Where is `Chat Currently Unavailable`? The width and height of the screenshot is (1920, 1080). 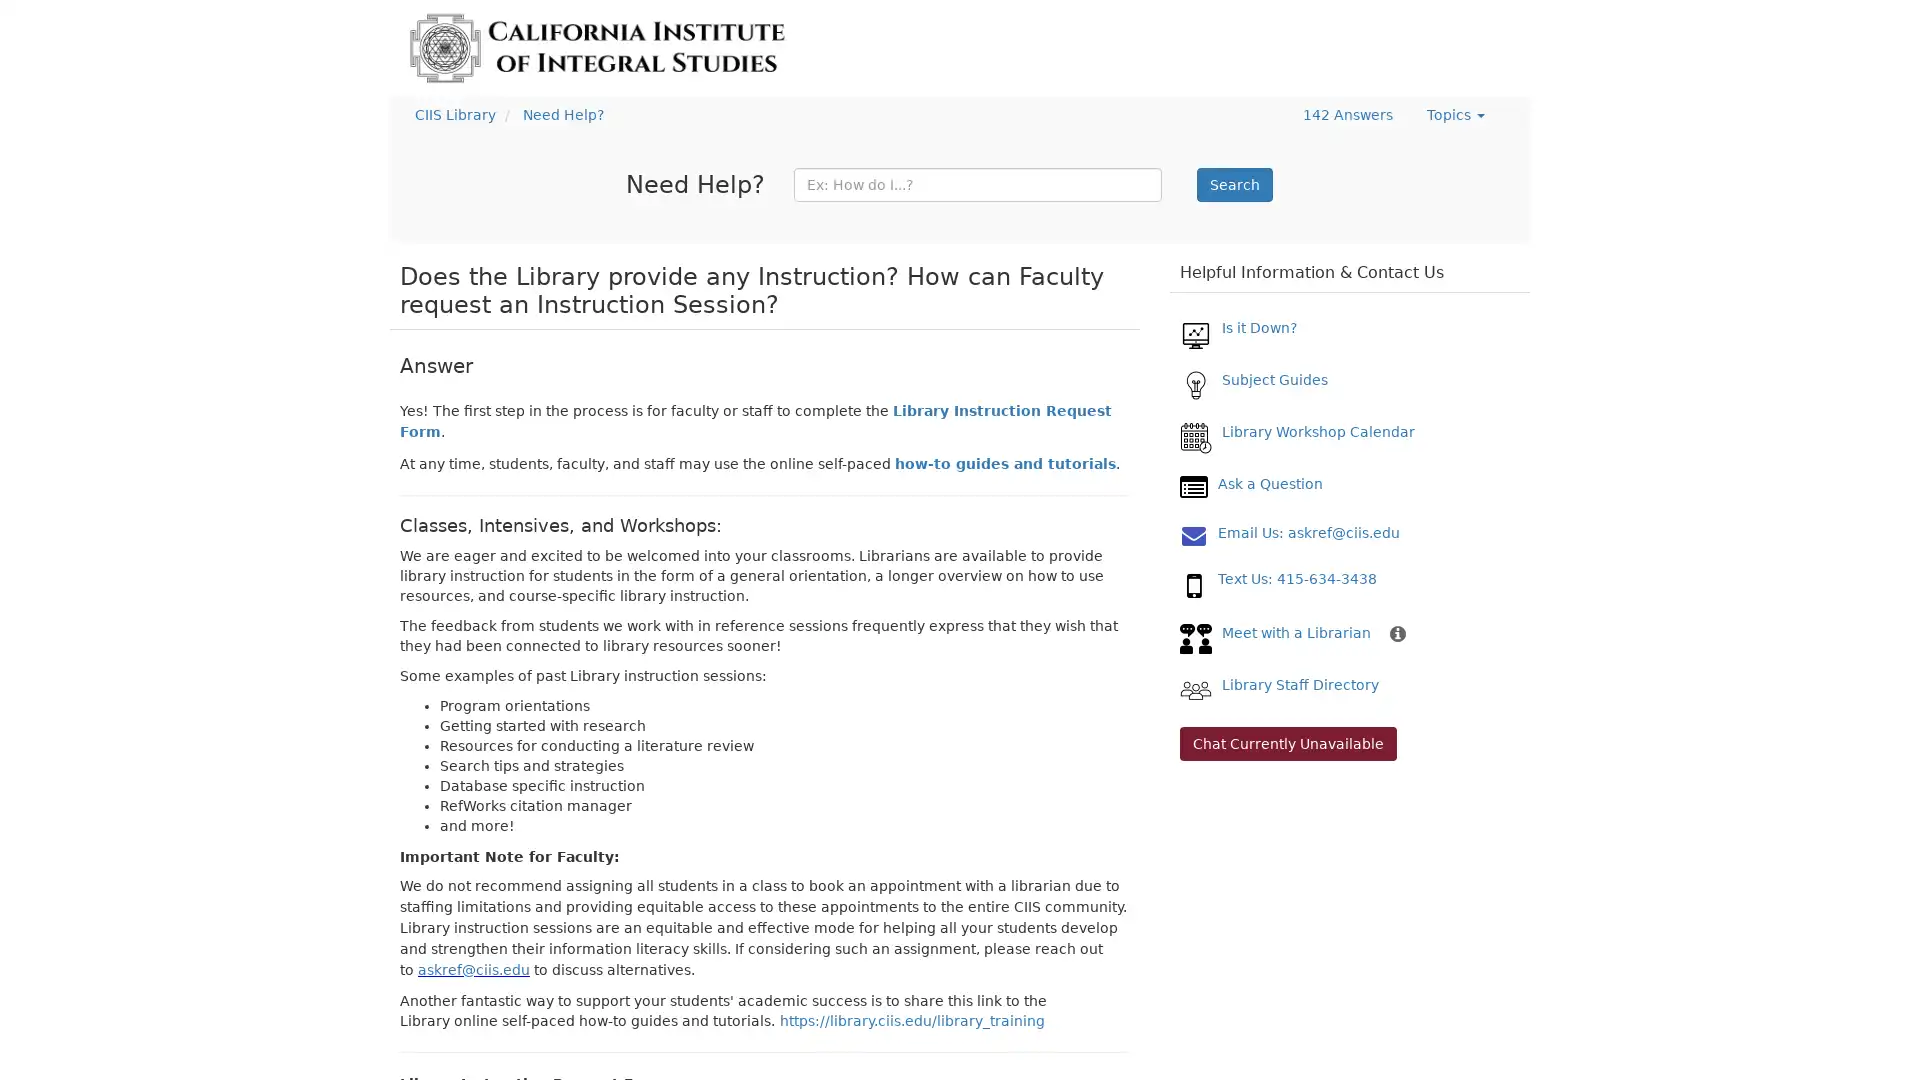
Chat Currently Unavailable is located at coordinates (1288, 744).